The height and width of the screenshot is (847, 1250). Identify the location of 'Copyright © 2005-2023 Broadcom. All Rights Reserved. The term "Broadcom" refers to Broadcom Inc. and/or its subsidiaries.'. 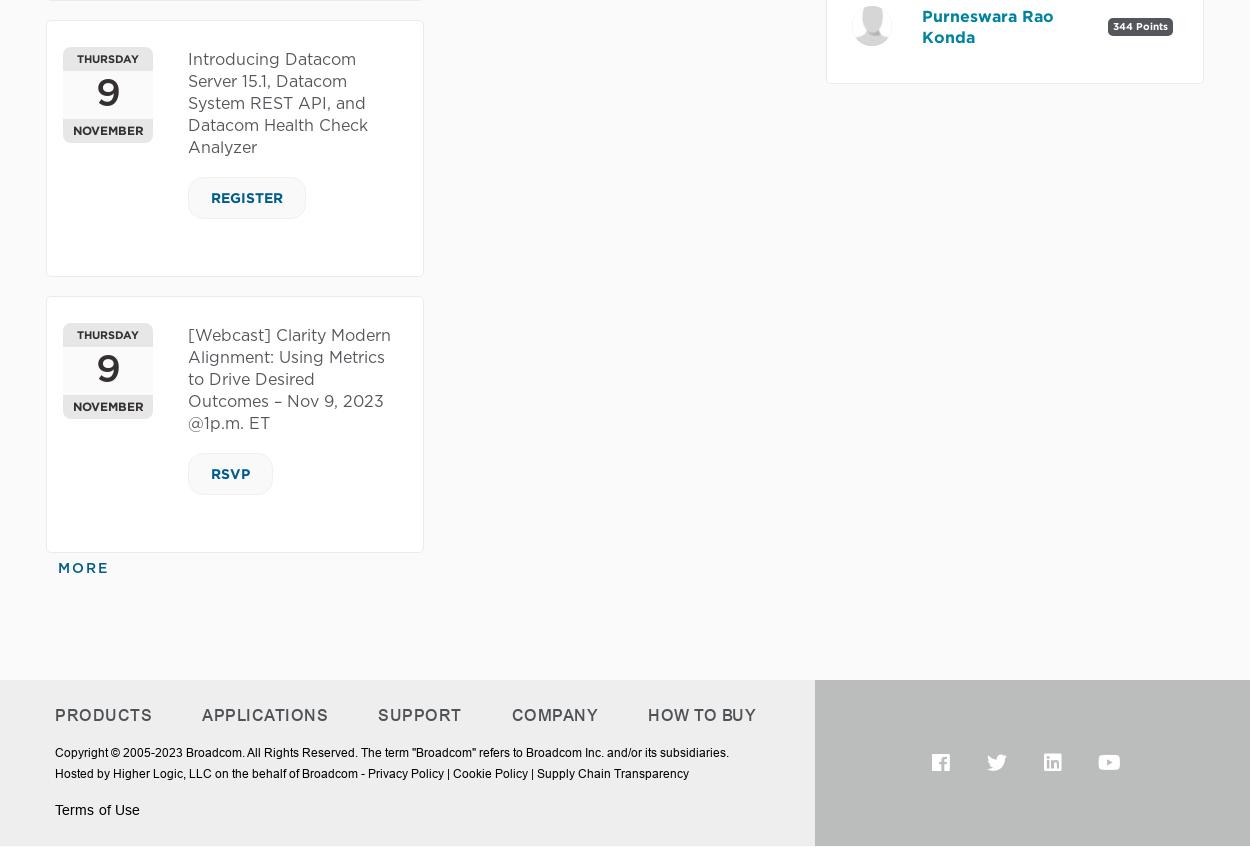
(392, 751).